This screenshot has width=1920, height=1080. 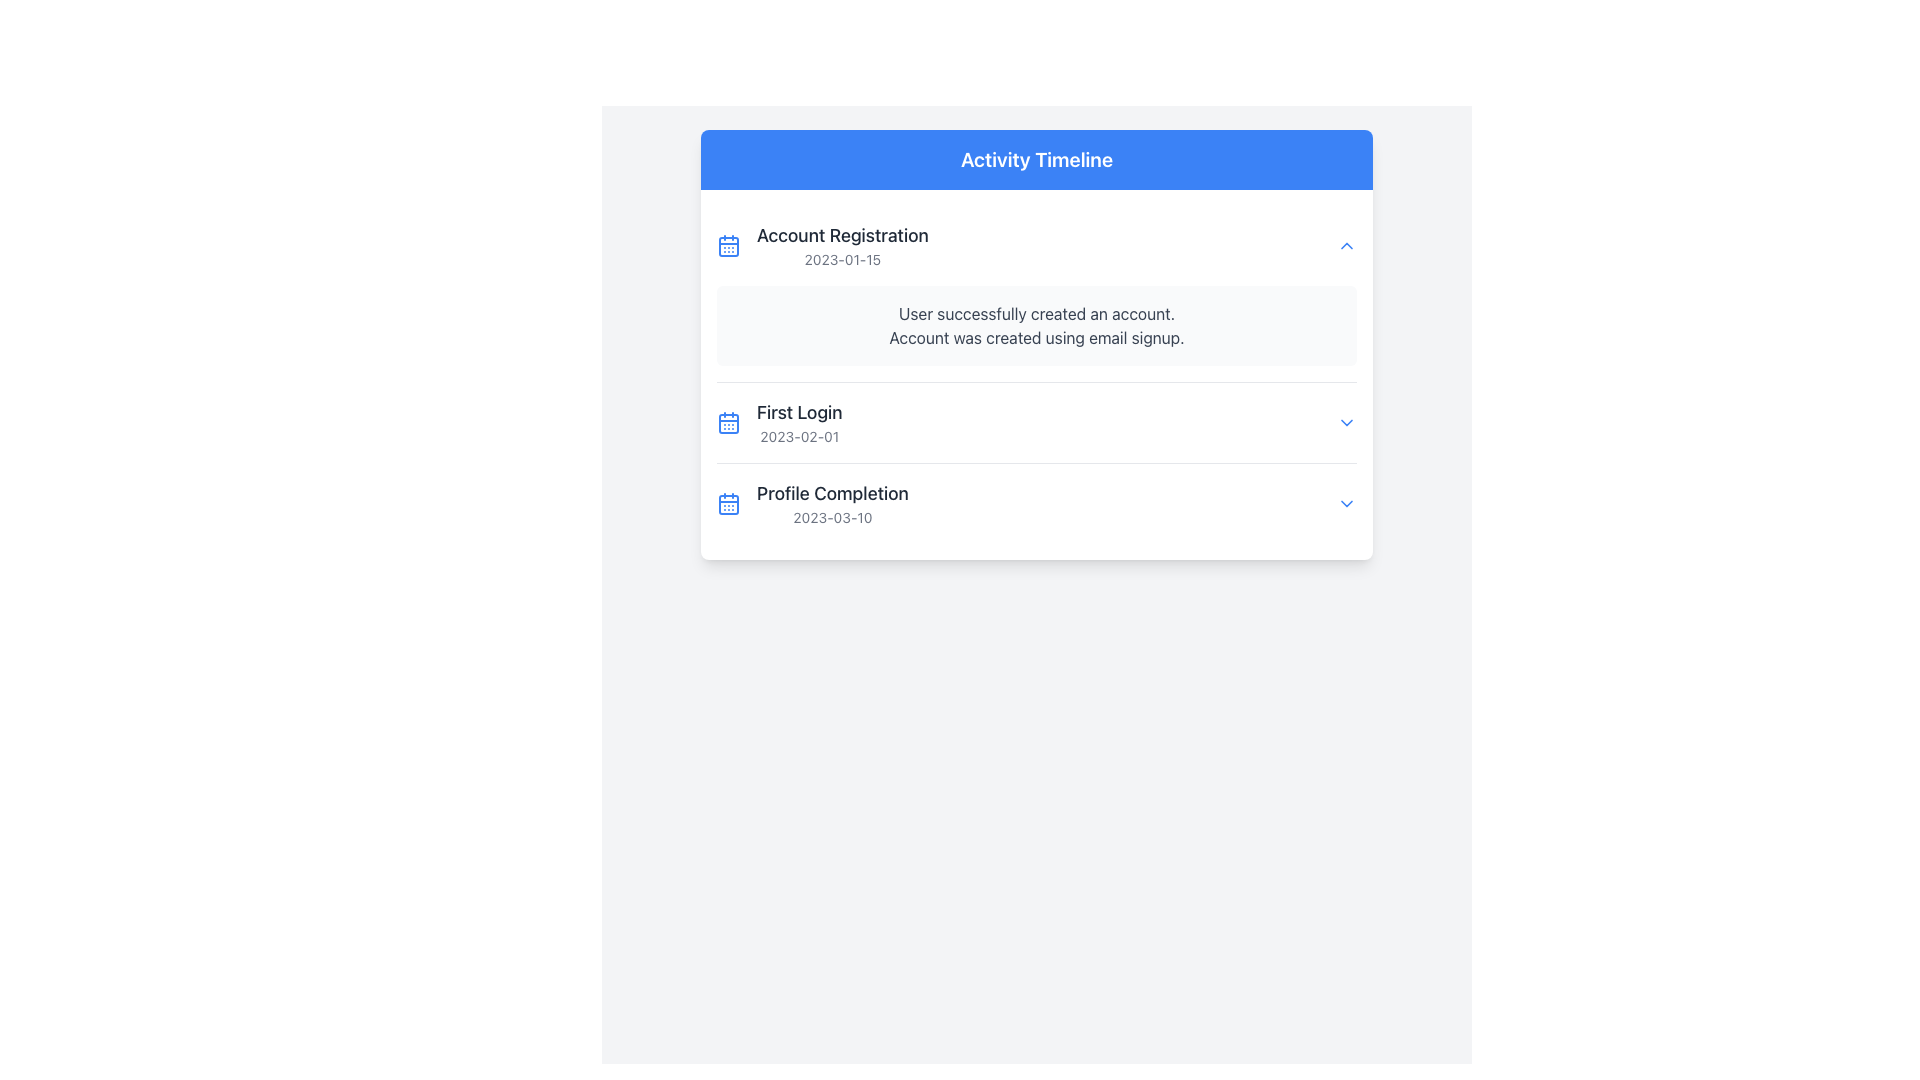 What do you see at coordinates (1036, 501) in the screenshot?
I see `the non-interactive informational display component titled 'Profile Completion' located in the third section of the activity timeline` at bounding box center [1036, 501].